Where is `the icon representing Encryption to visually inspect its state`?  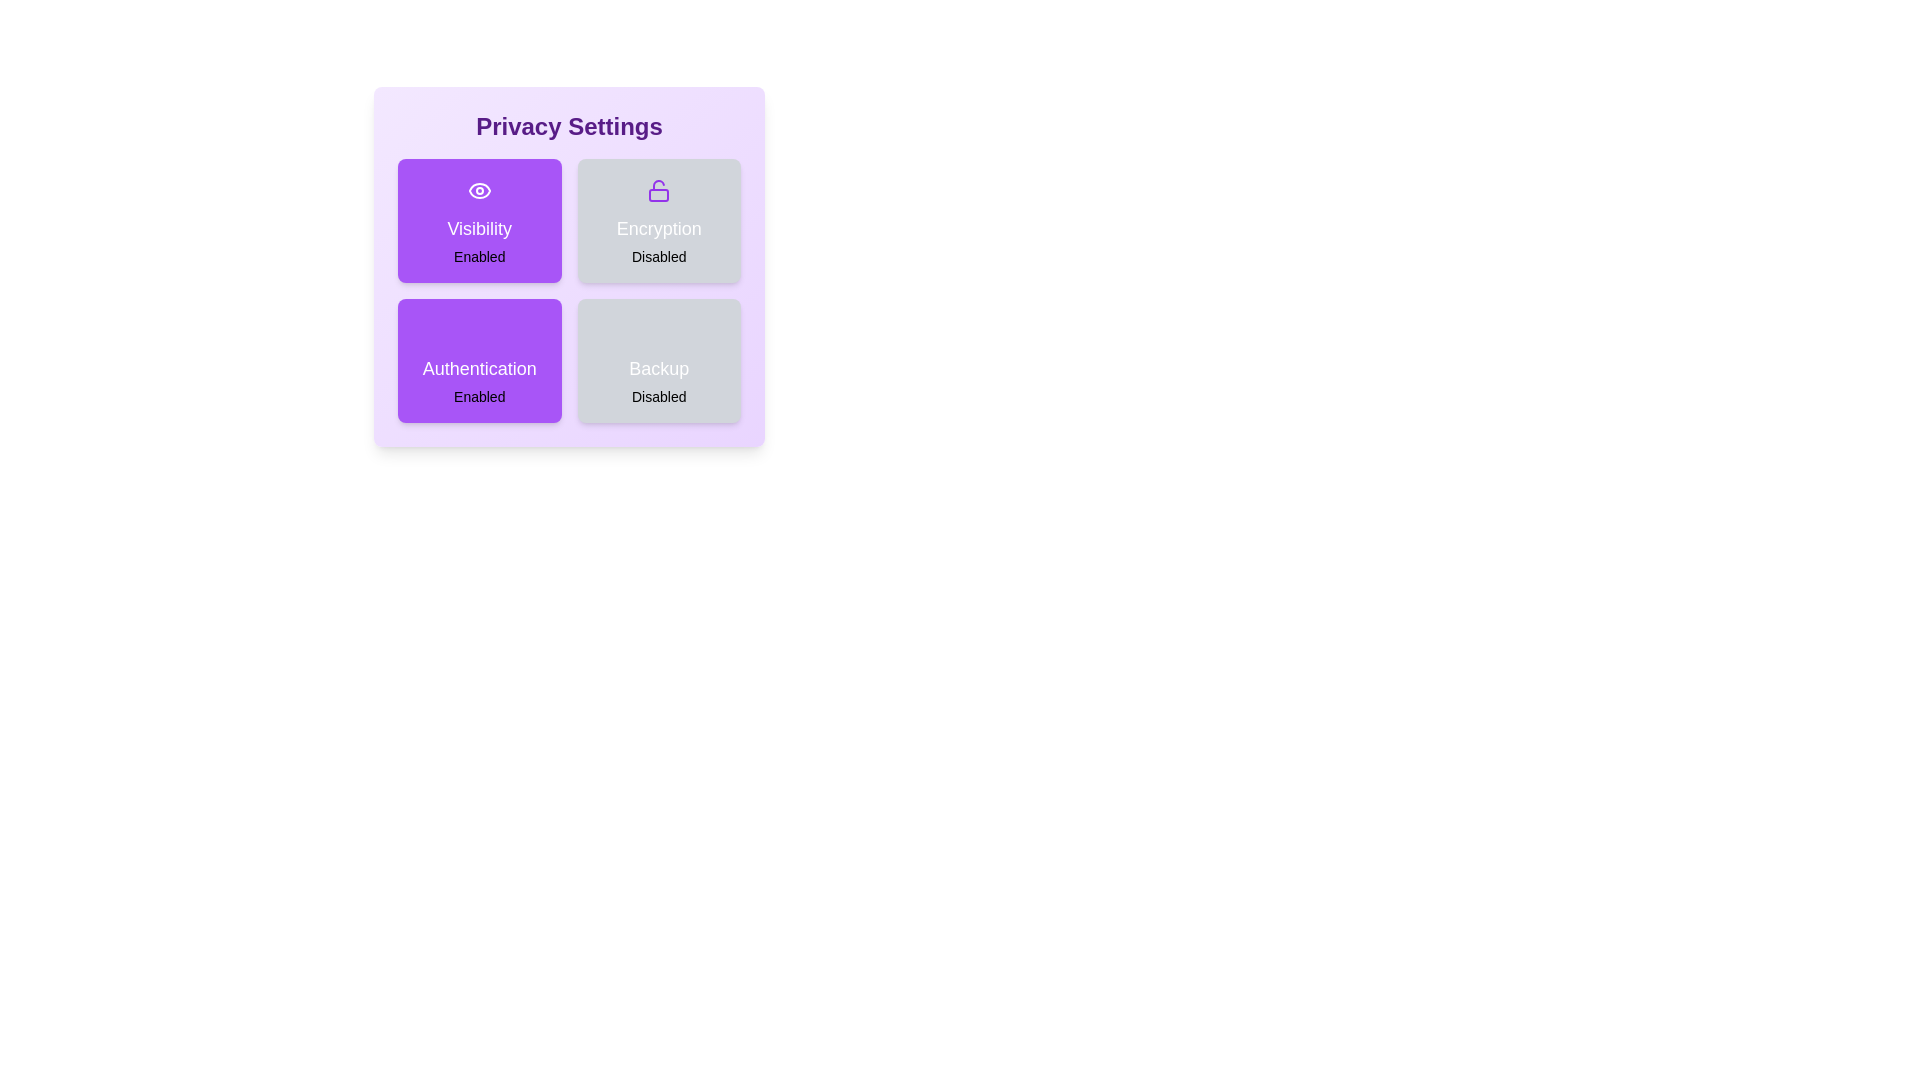 the icon representing Encryption to visually inspect its state is located at coordinates (659, 191).